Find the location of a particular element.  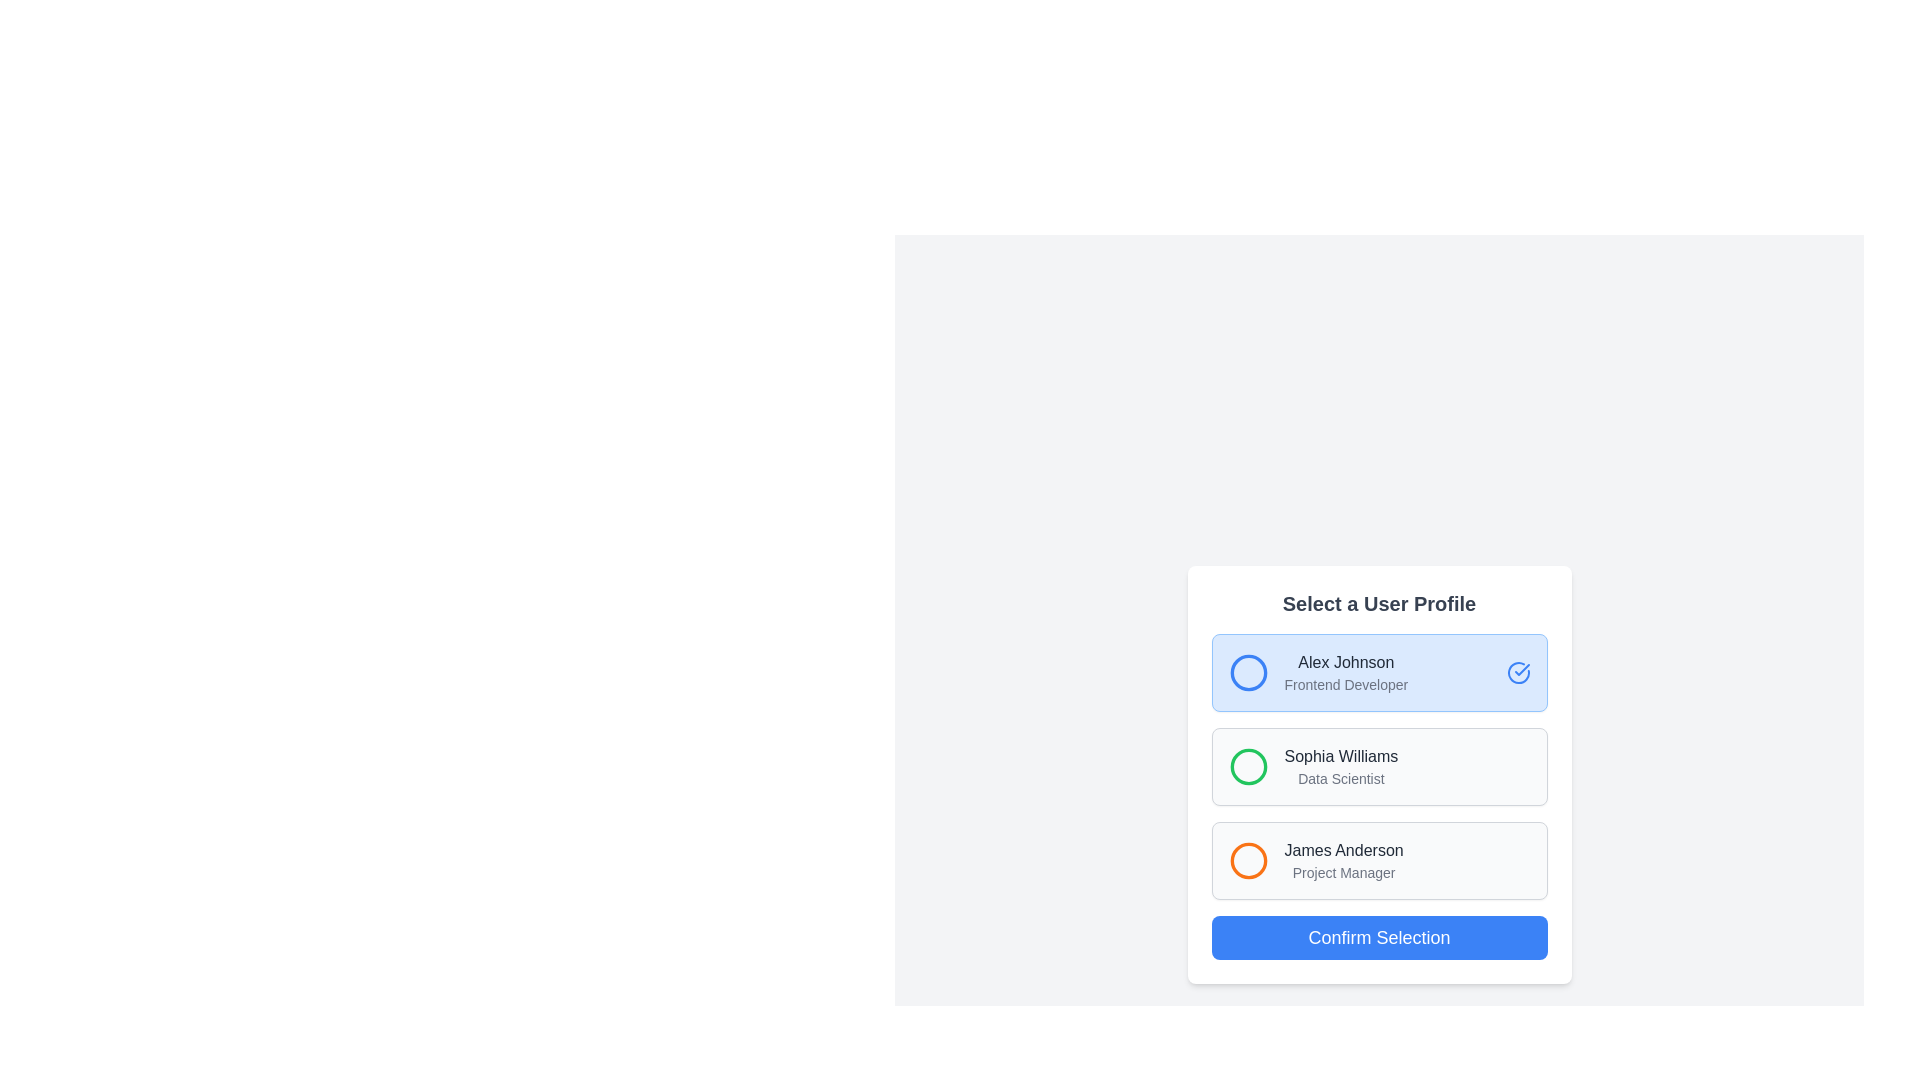

the first user profile listing entry displaying the user's name and professional title is located at coordinates (1318, 672).